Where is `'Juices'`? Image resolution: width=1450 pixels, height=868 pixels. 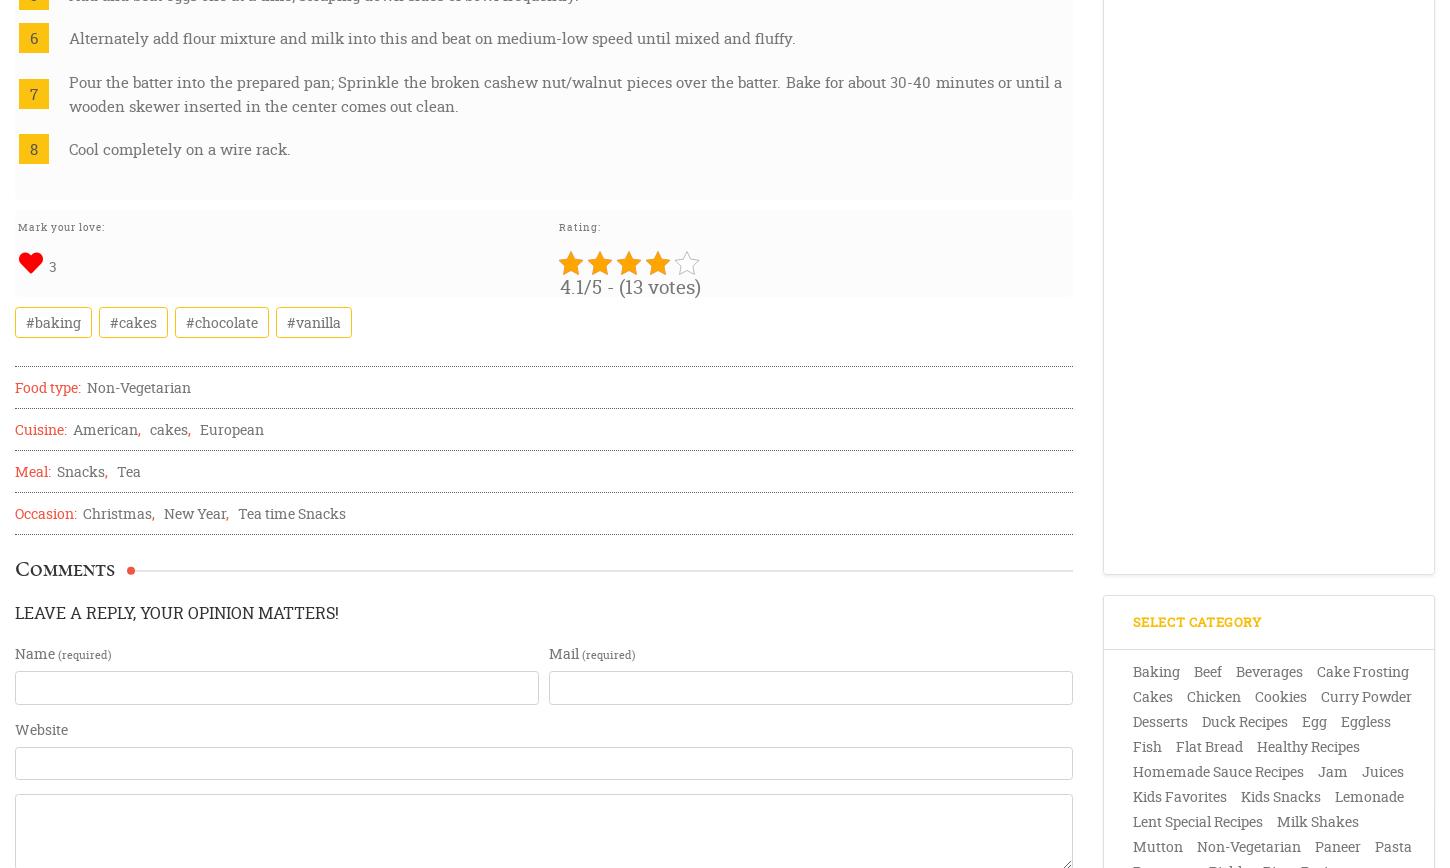 'Juices' is located at coordinates (1380, 771).